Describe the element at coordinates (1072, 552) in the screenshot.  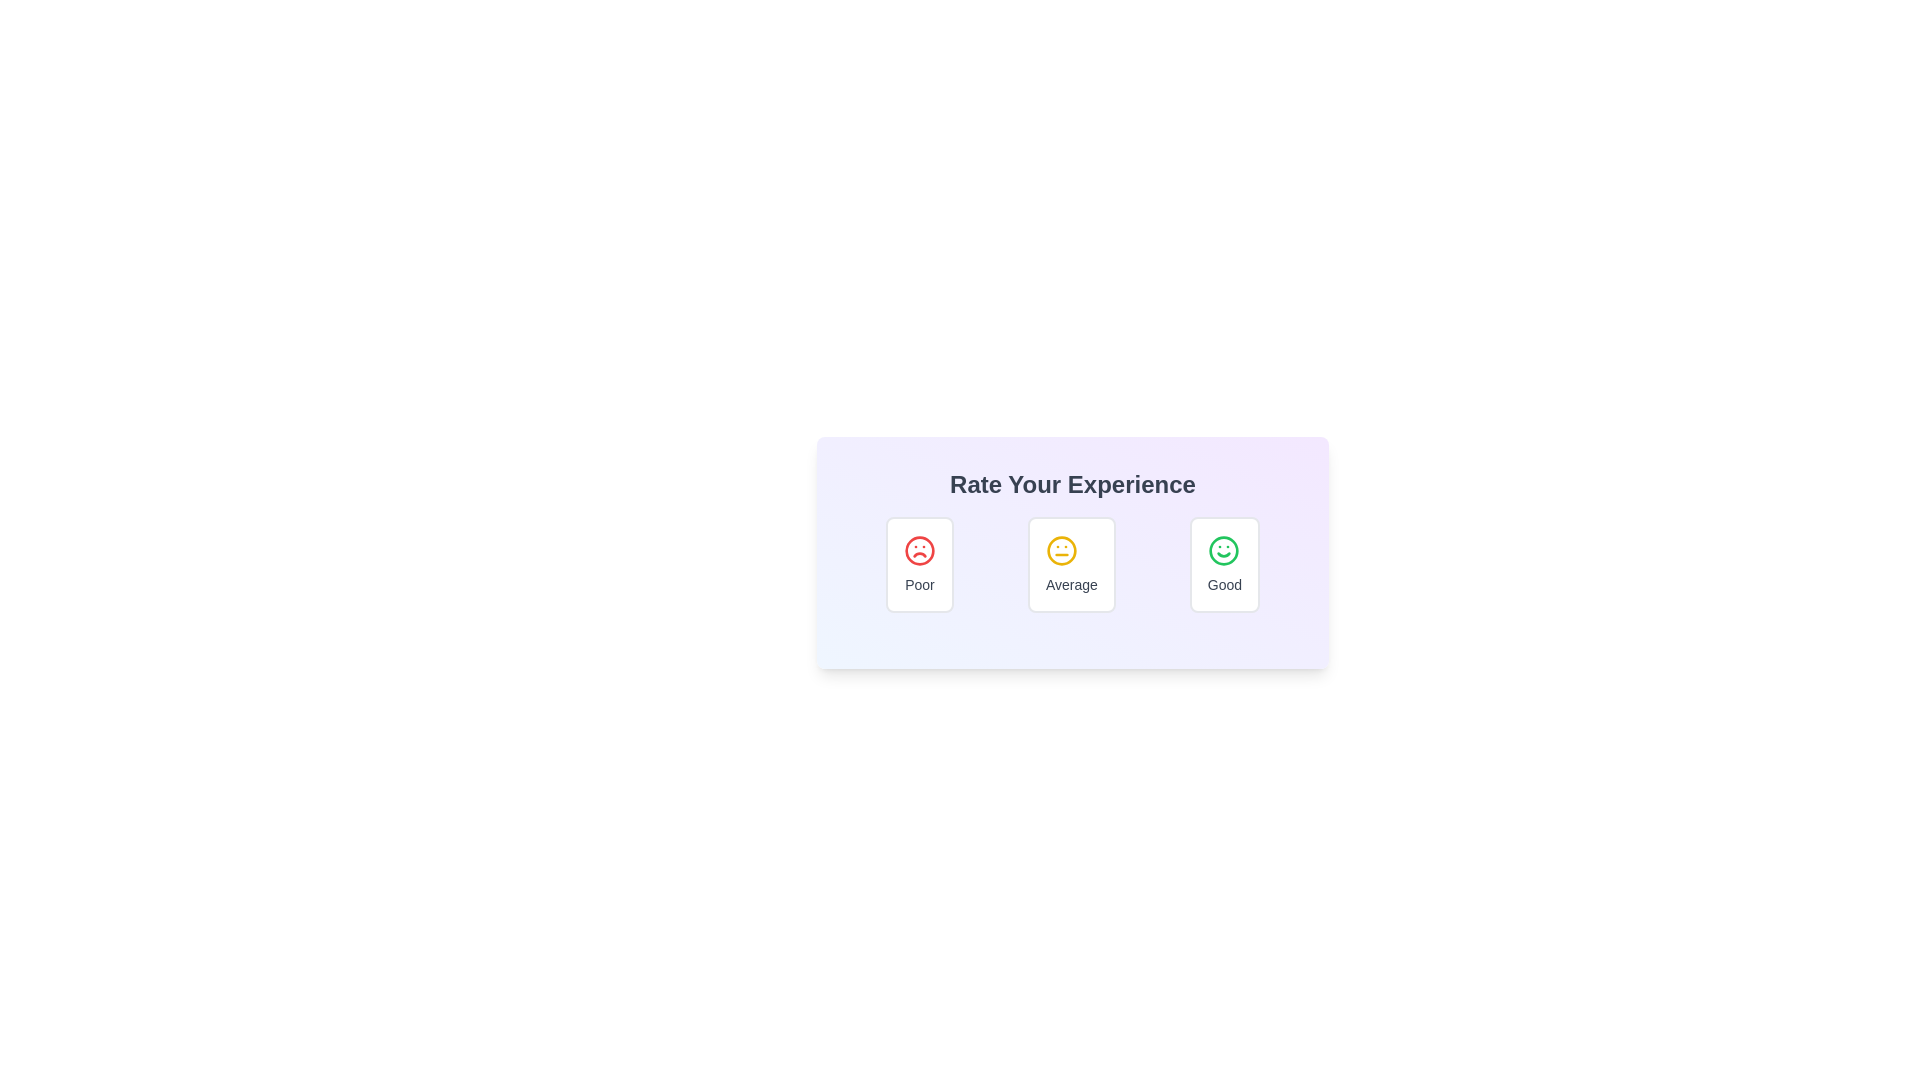
I see `text displayed in the rating card UI component, which allows users to rate their experience with options: Poor, Average, or Good` at that location.